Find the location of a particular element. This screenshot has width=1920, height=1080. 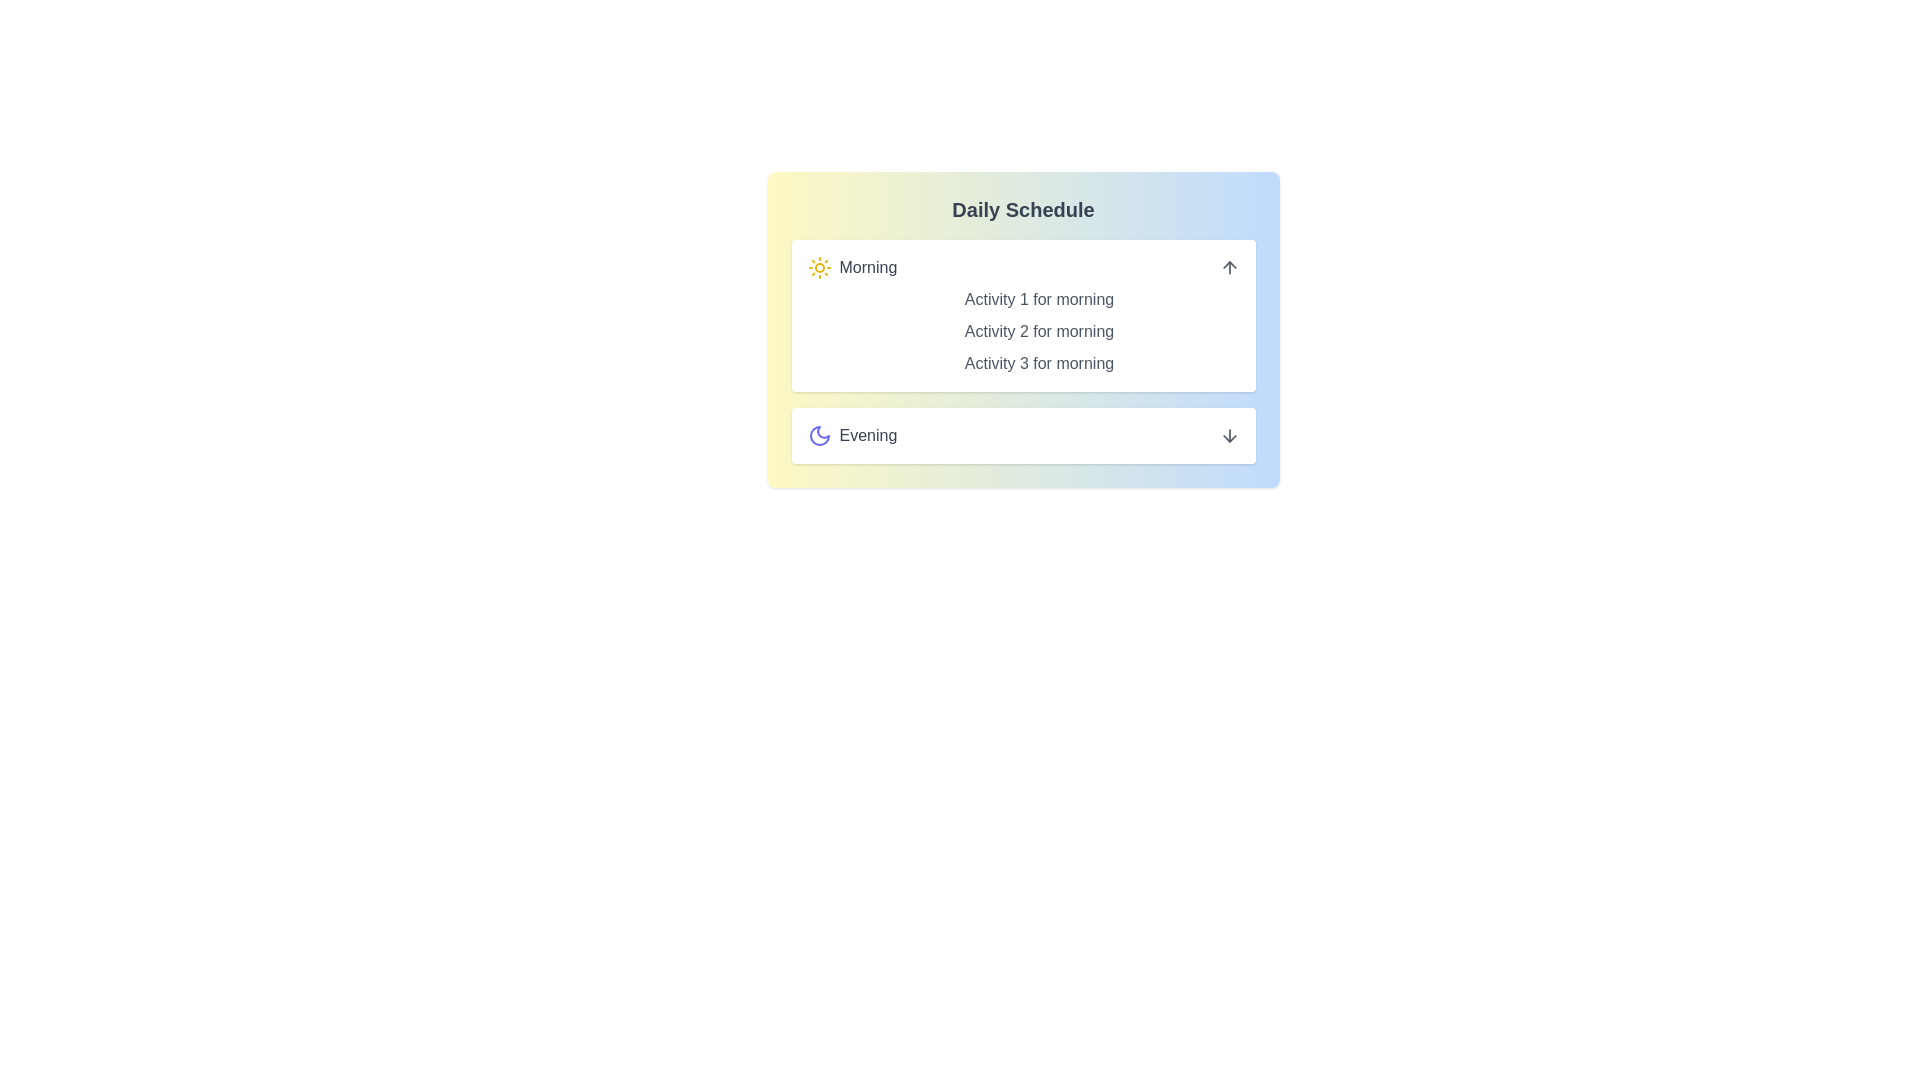

the activity item labeled 'Activity 1 for morning' in the expanded schedule is located at coordinates (1039, 300).